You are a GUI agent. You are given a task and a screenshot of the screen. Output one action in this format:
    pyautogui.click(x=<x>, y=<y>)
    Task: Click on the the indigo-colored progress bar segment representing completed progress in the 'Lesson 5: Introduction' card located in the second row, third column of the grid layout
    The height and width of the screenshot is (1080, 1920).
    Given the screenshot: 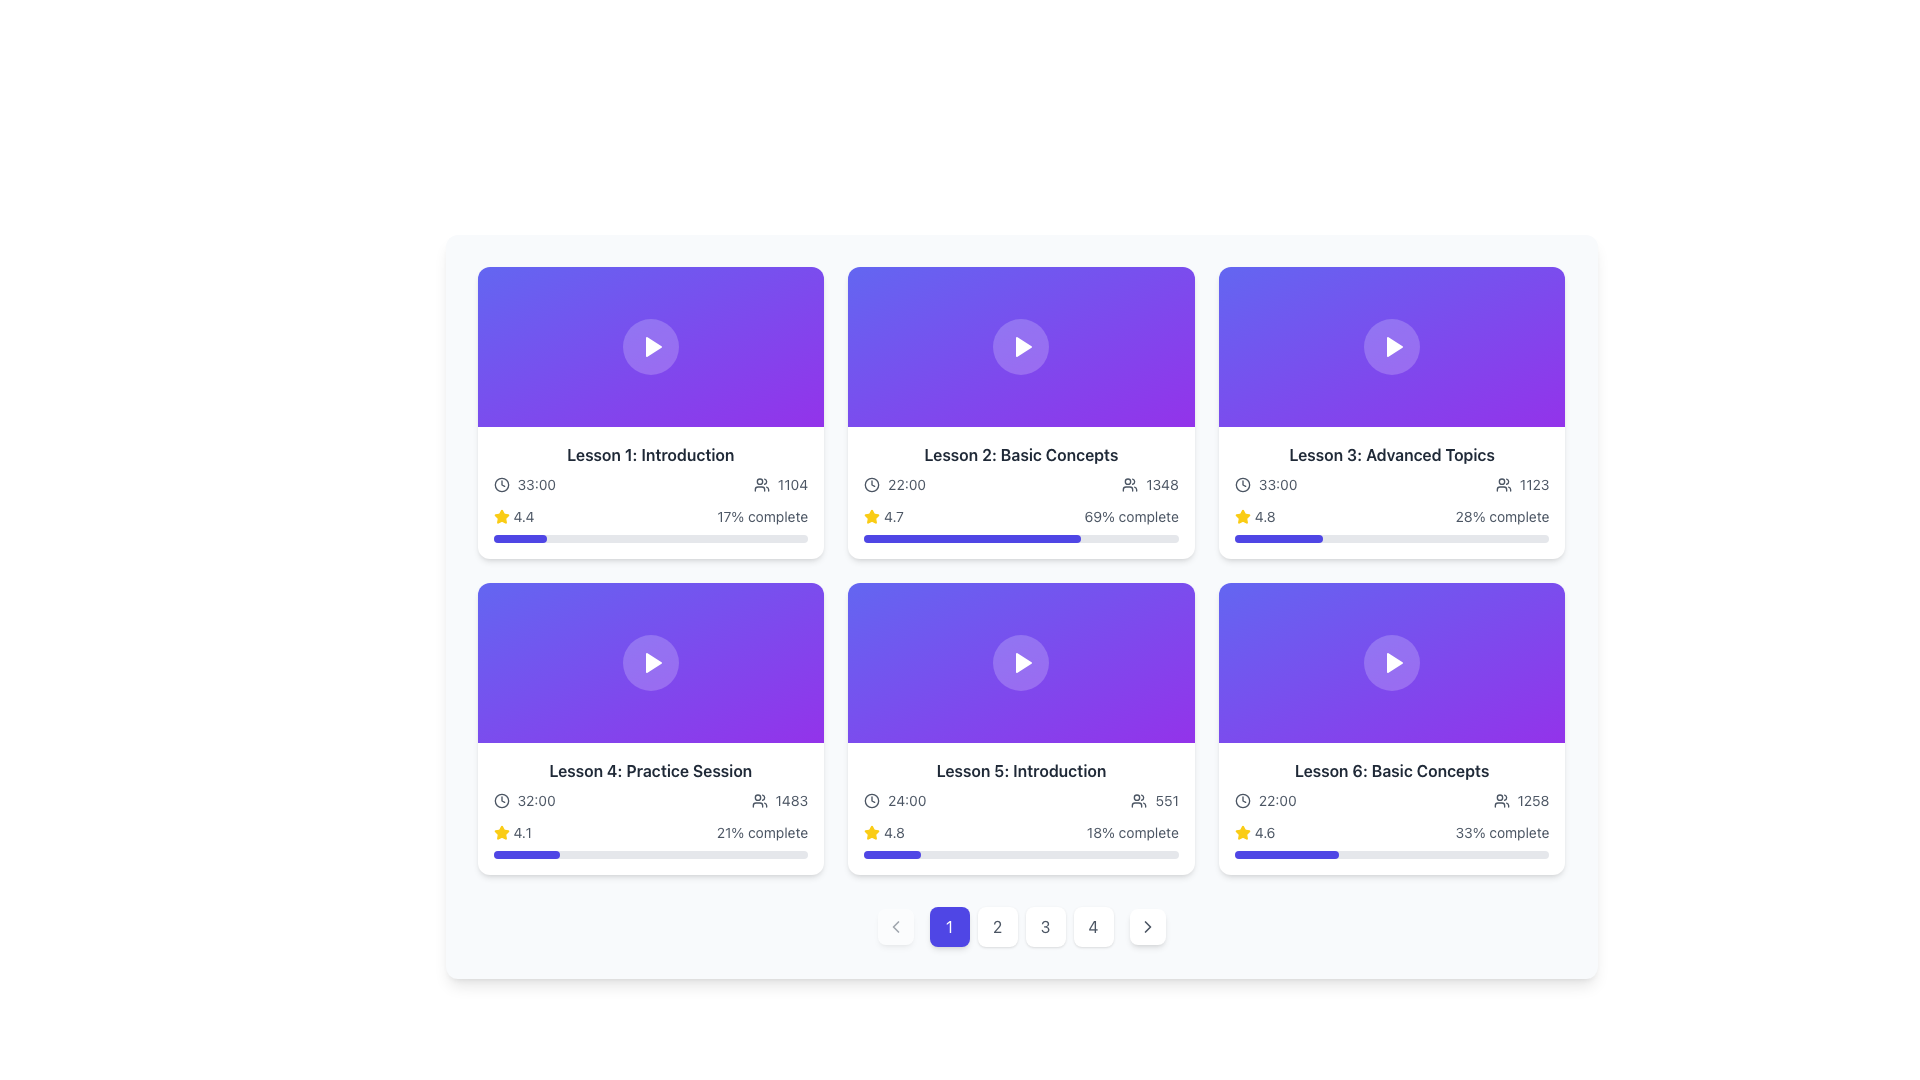 What is the action you would take?
    pyautogui.click(x=891, y=855)
    